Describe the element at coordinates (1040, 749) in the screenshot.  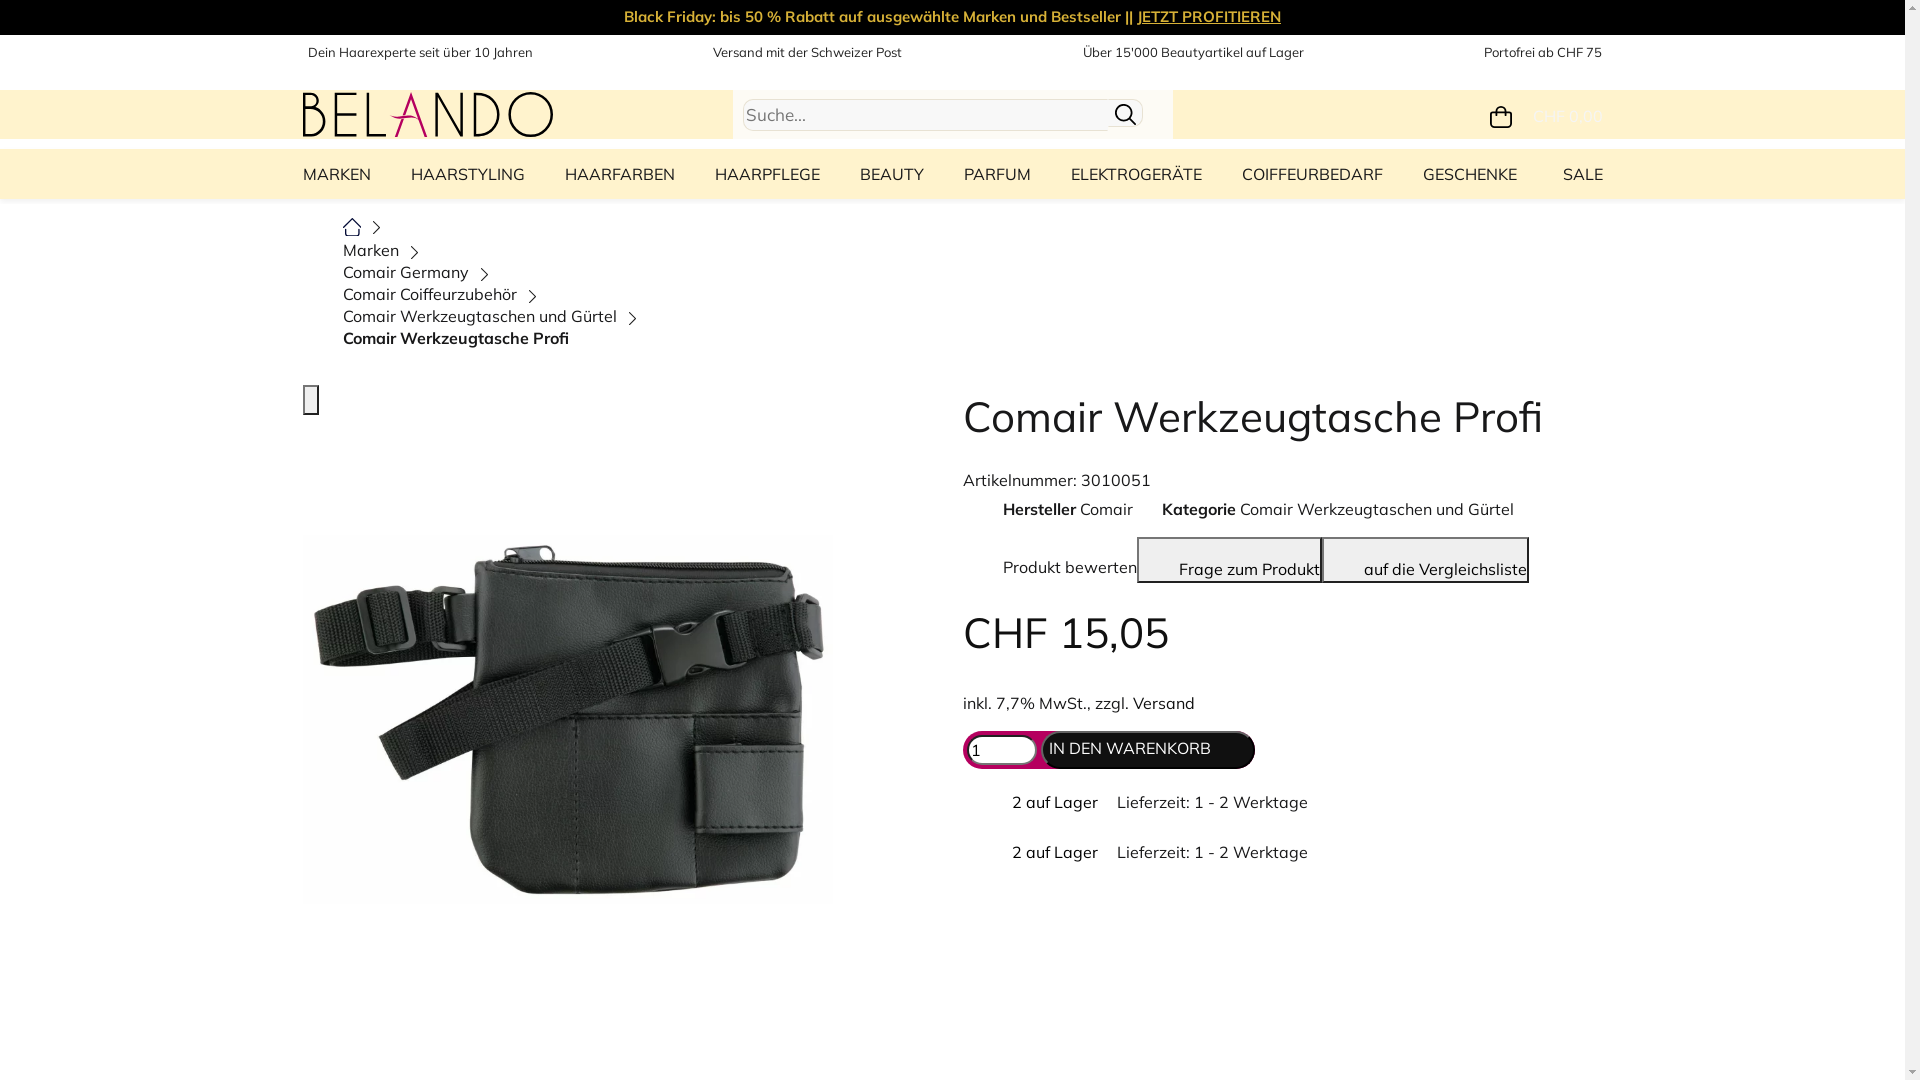
I see `'IN DEN WARENKORB'` at that location.